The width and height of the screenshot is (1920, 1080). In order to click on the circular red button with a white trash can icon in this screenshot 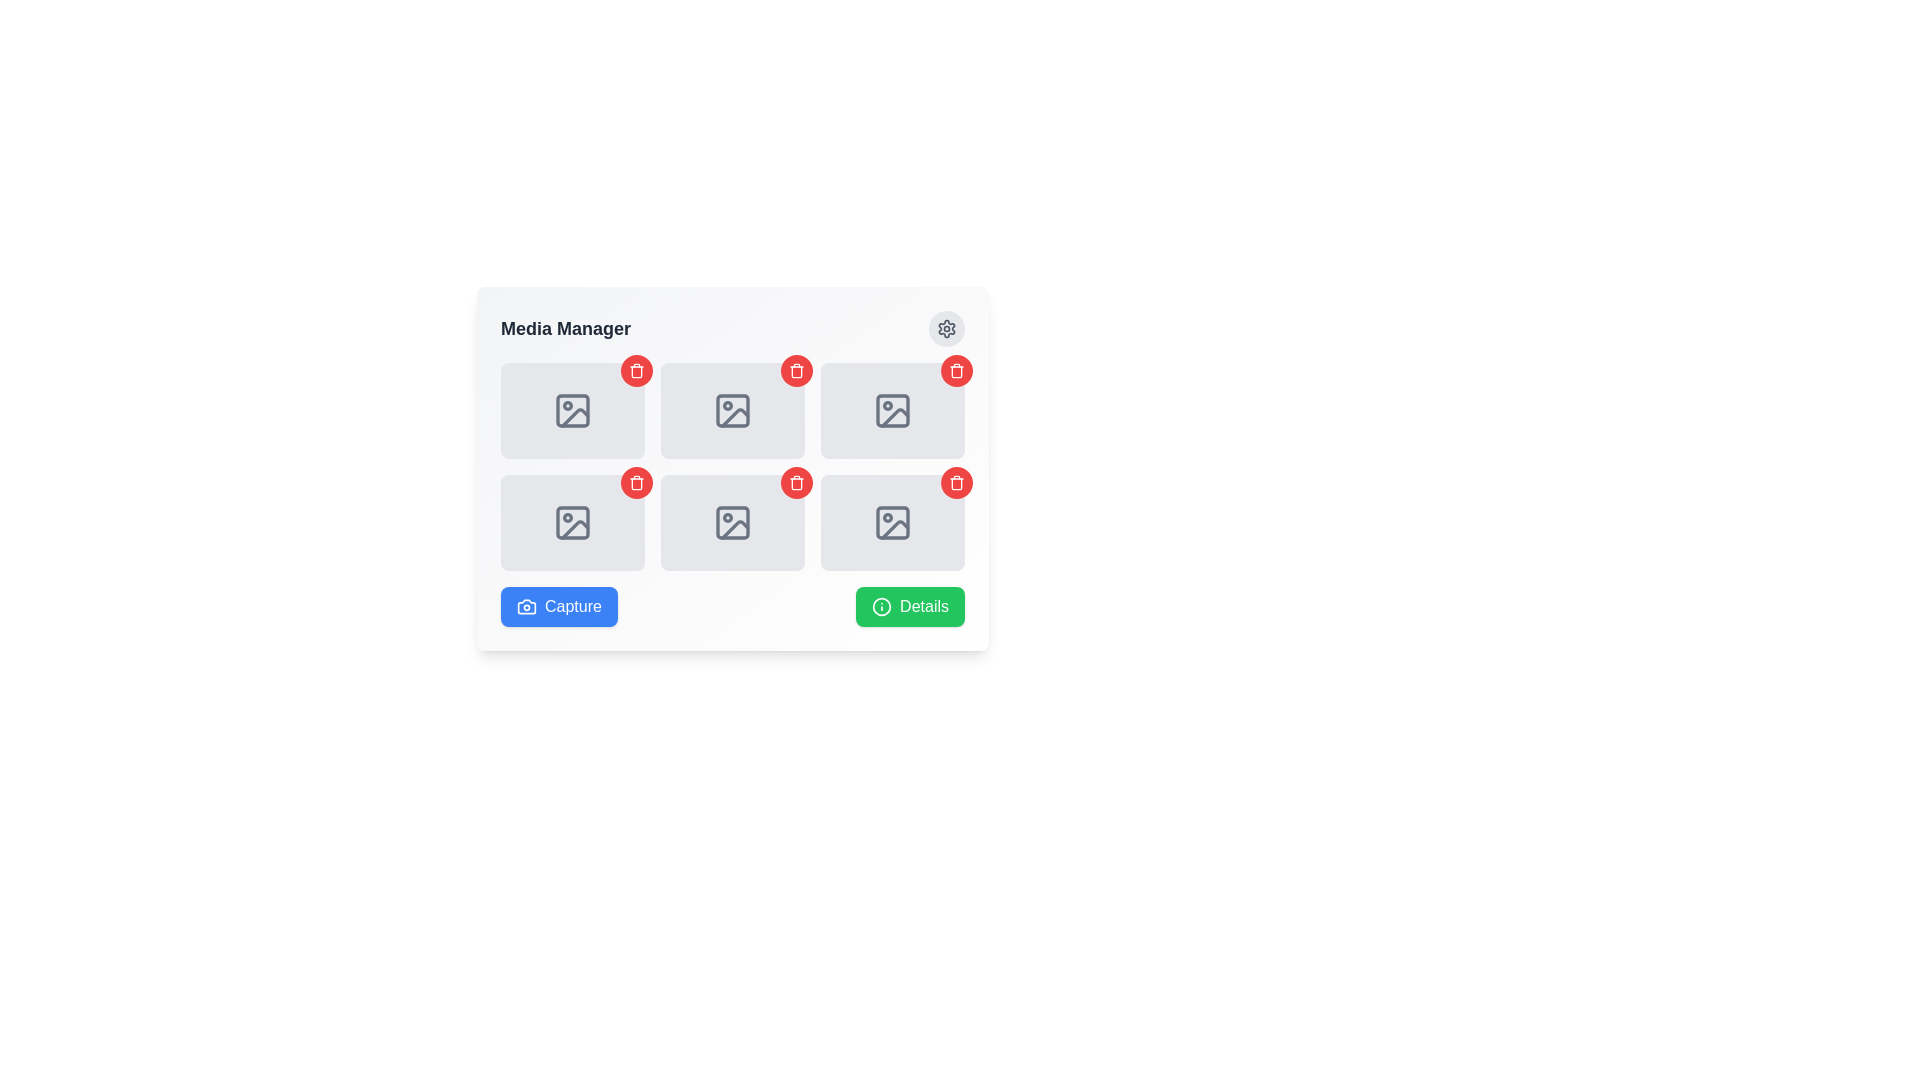, I will do `click(636, 370)`.